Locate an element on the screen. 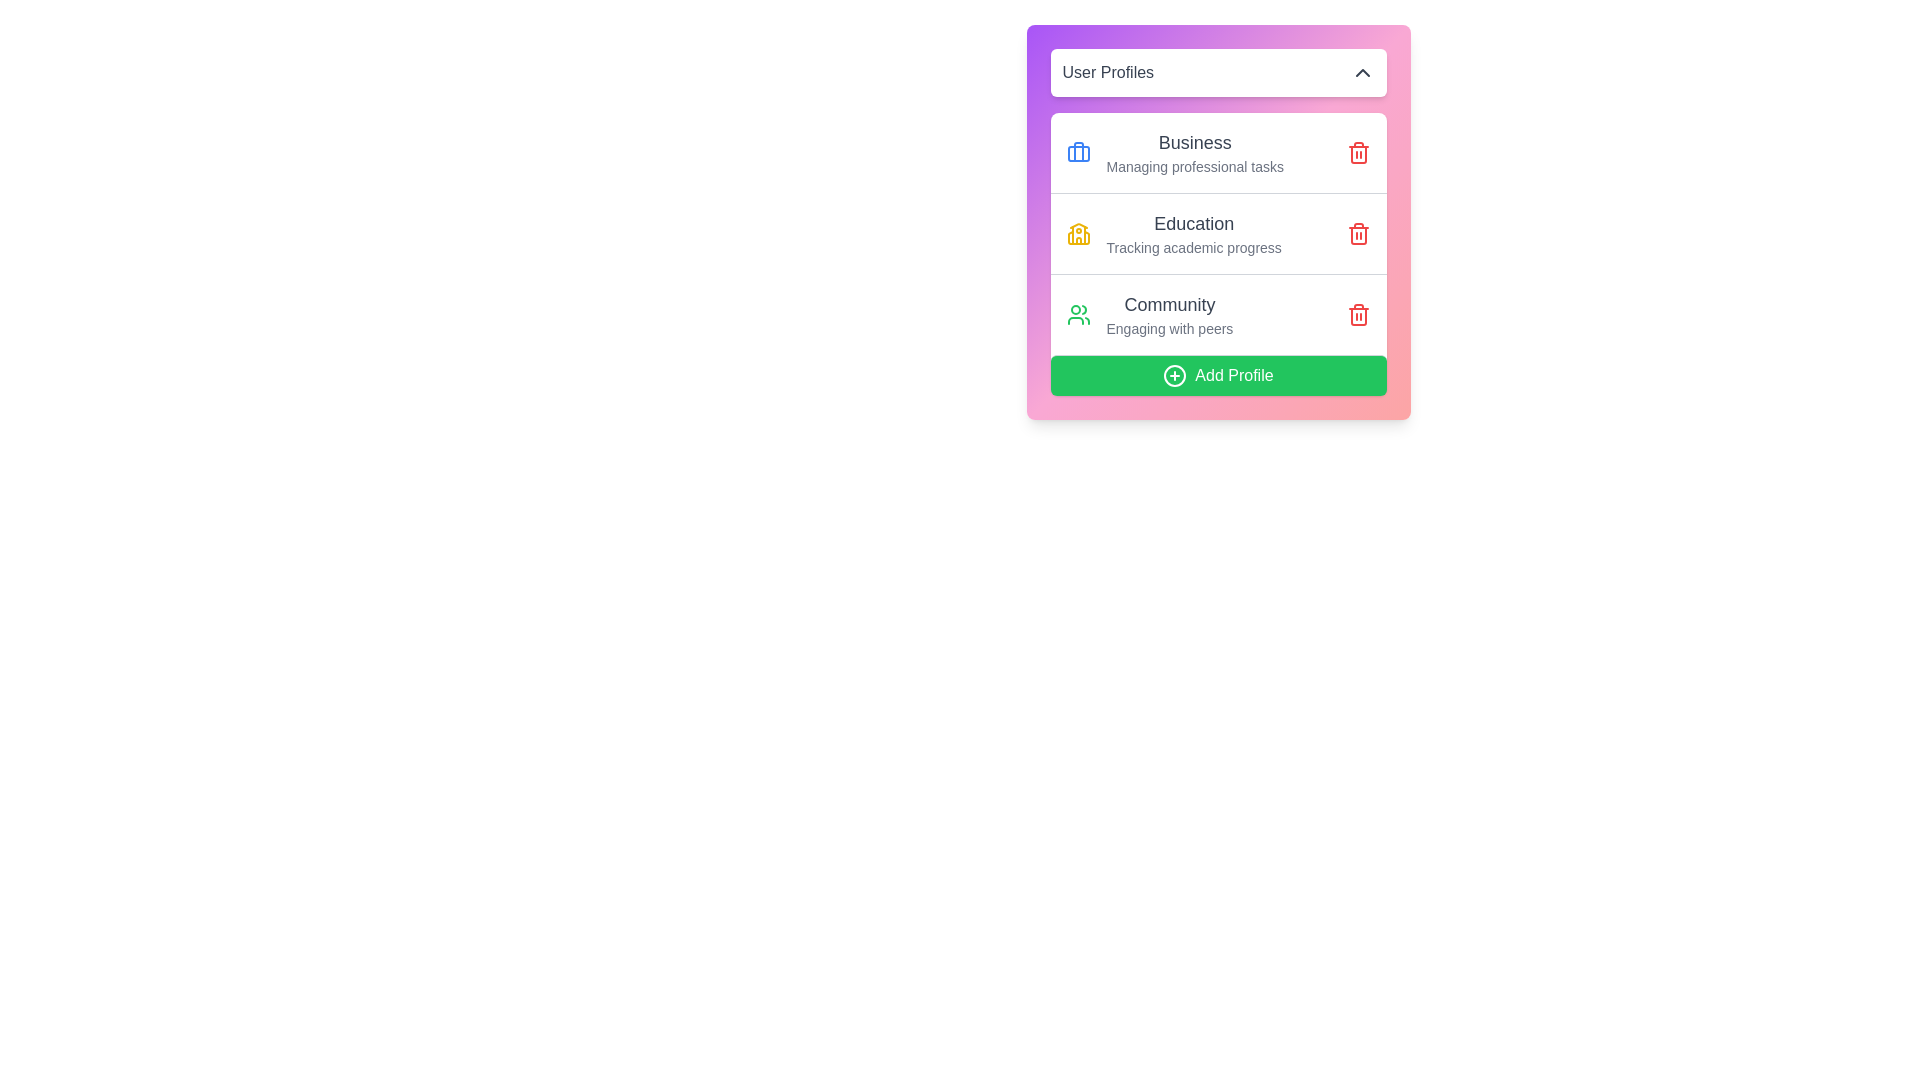  the 'Education' category icon located to the left of the text 'Education Tracking academic progress' in the 'User Profiles' panel, which is the second entry in a vertical list of categories is located at coordinates (1077, 233).